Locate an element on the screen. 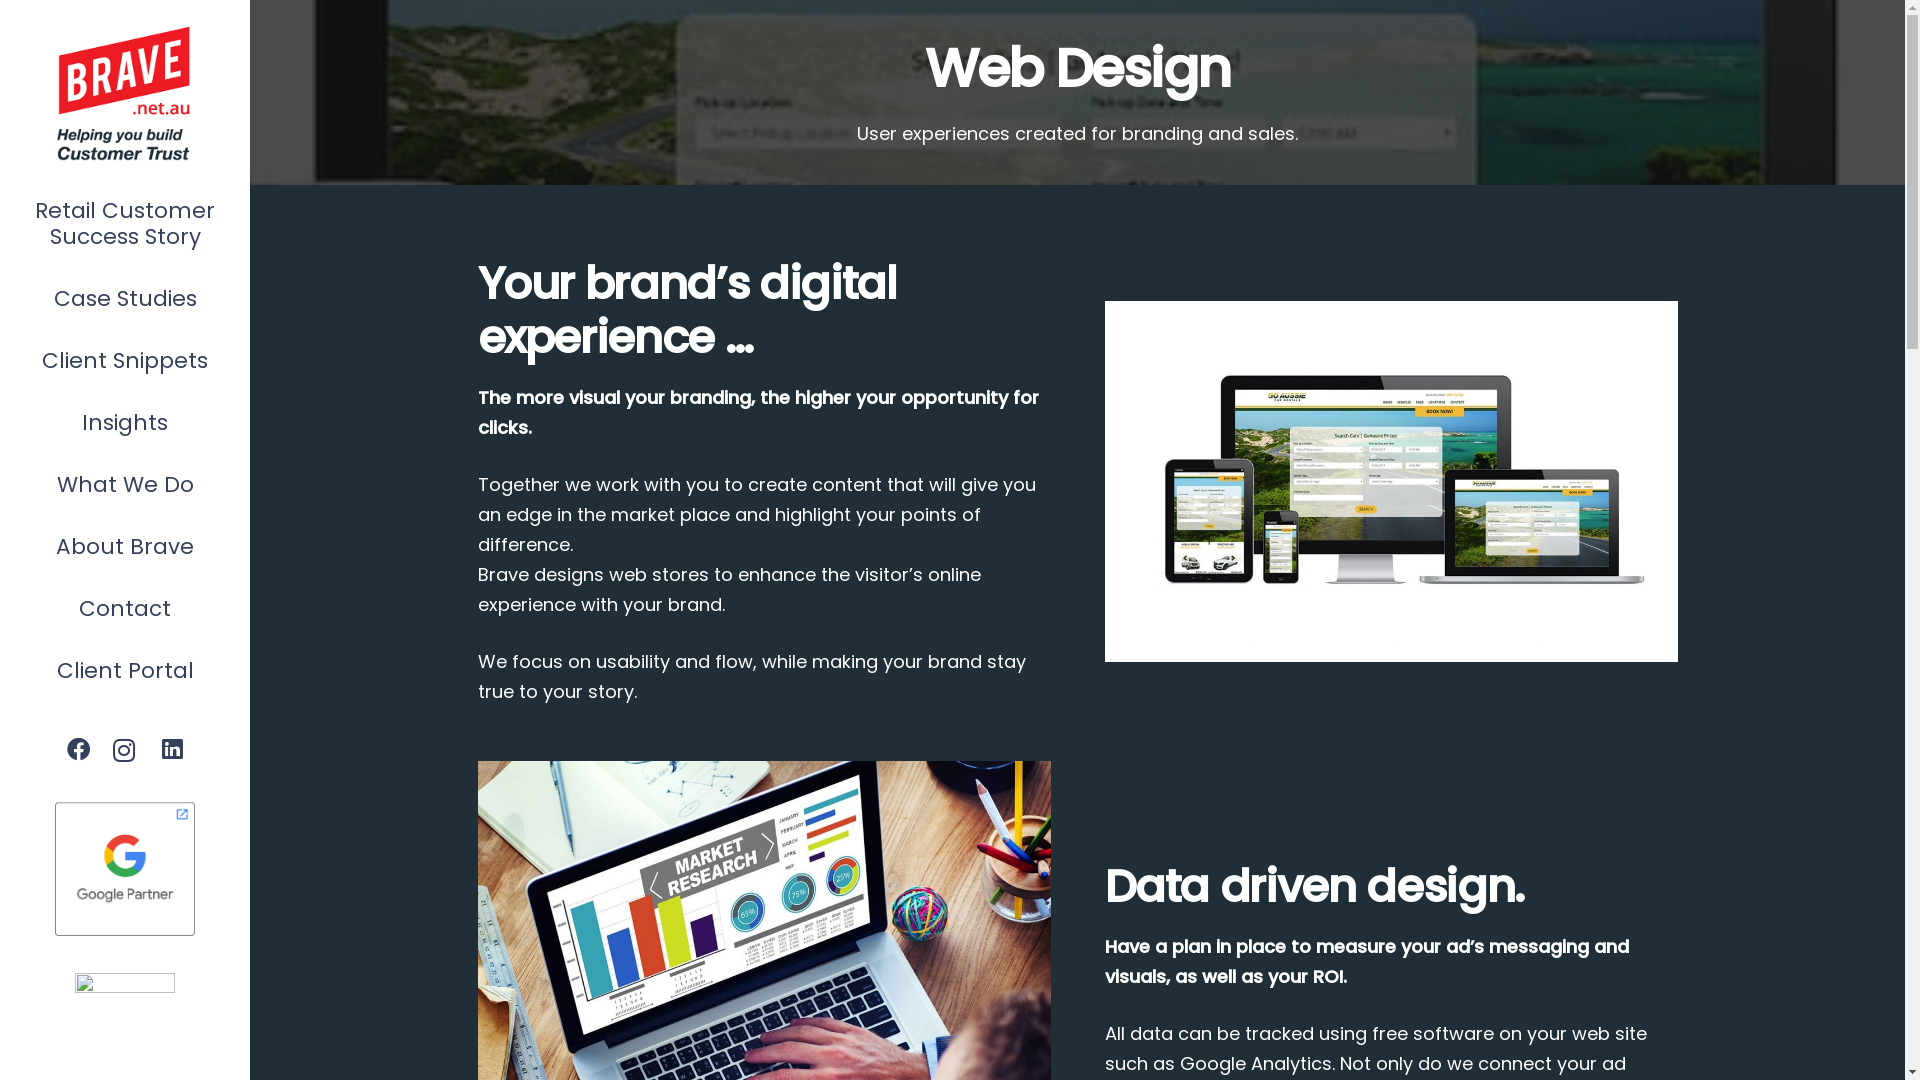 This screenshot has width=1920, height=1080. 'About Brave' is located at coordinates (123, 547).